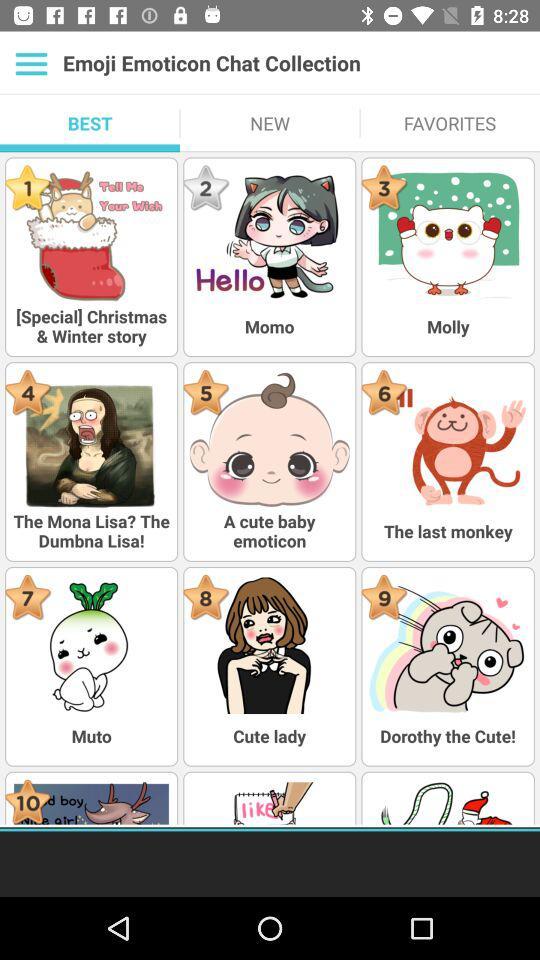 The image size is (540, 960). I want to click on category button to see more items, so click(30, 63).